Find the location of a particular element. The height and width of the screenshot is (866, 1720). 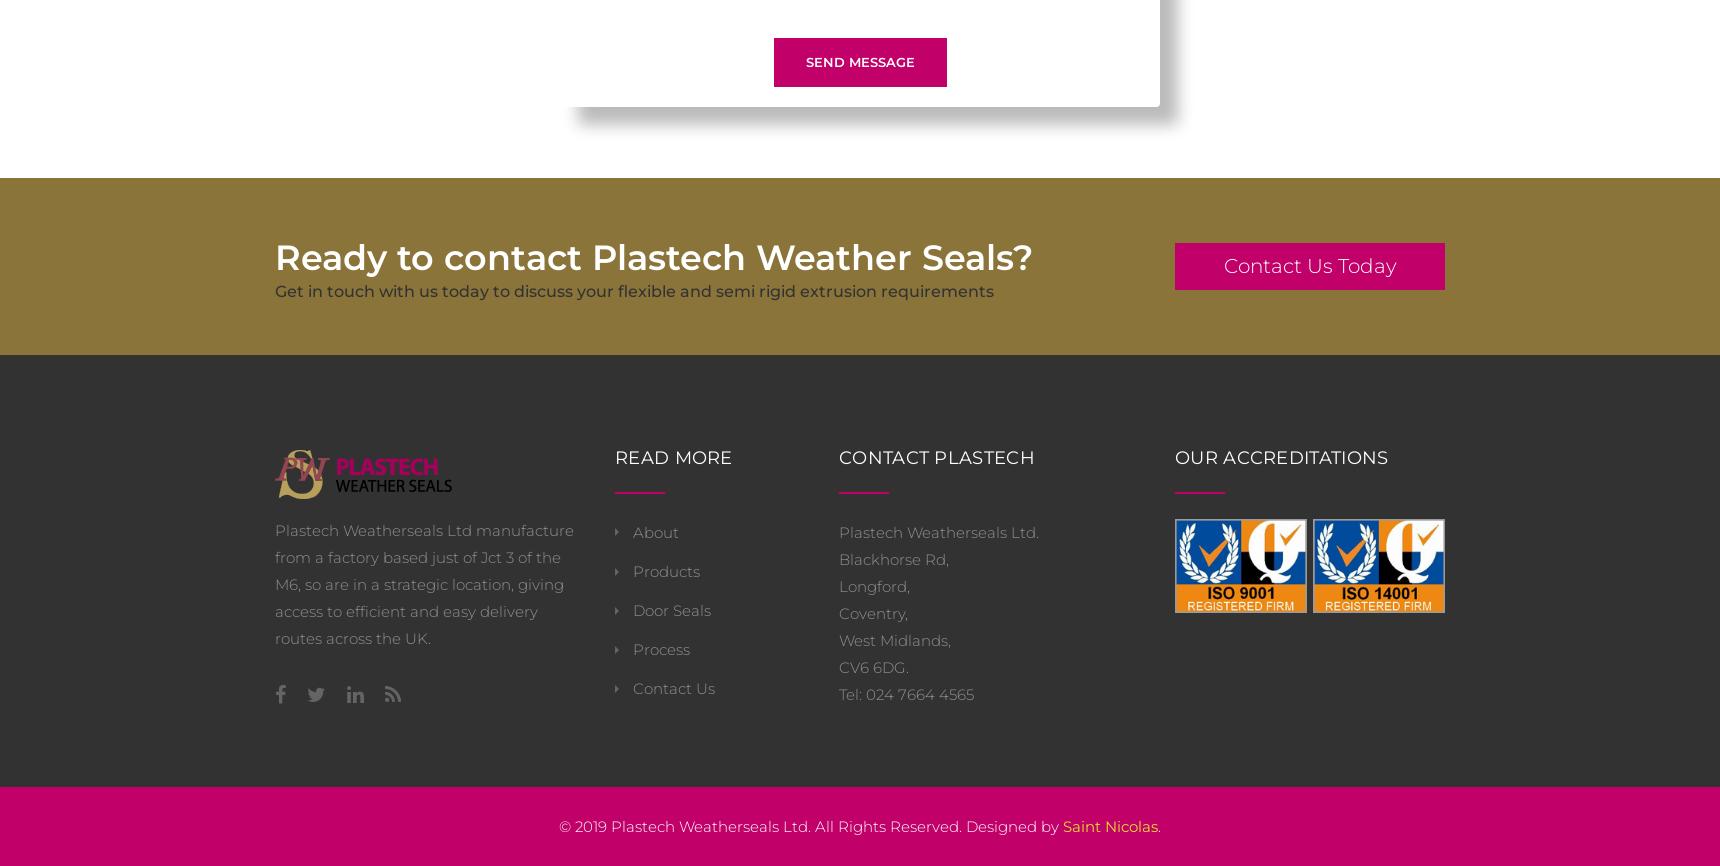

'Contact Plastech' is located at coordinates (936, 458).